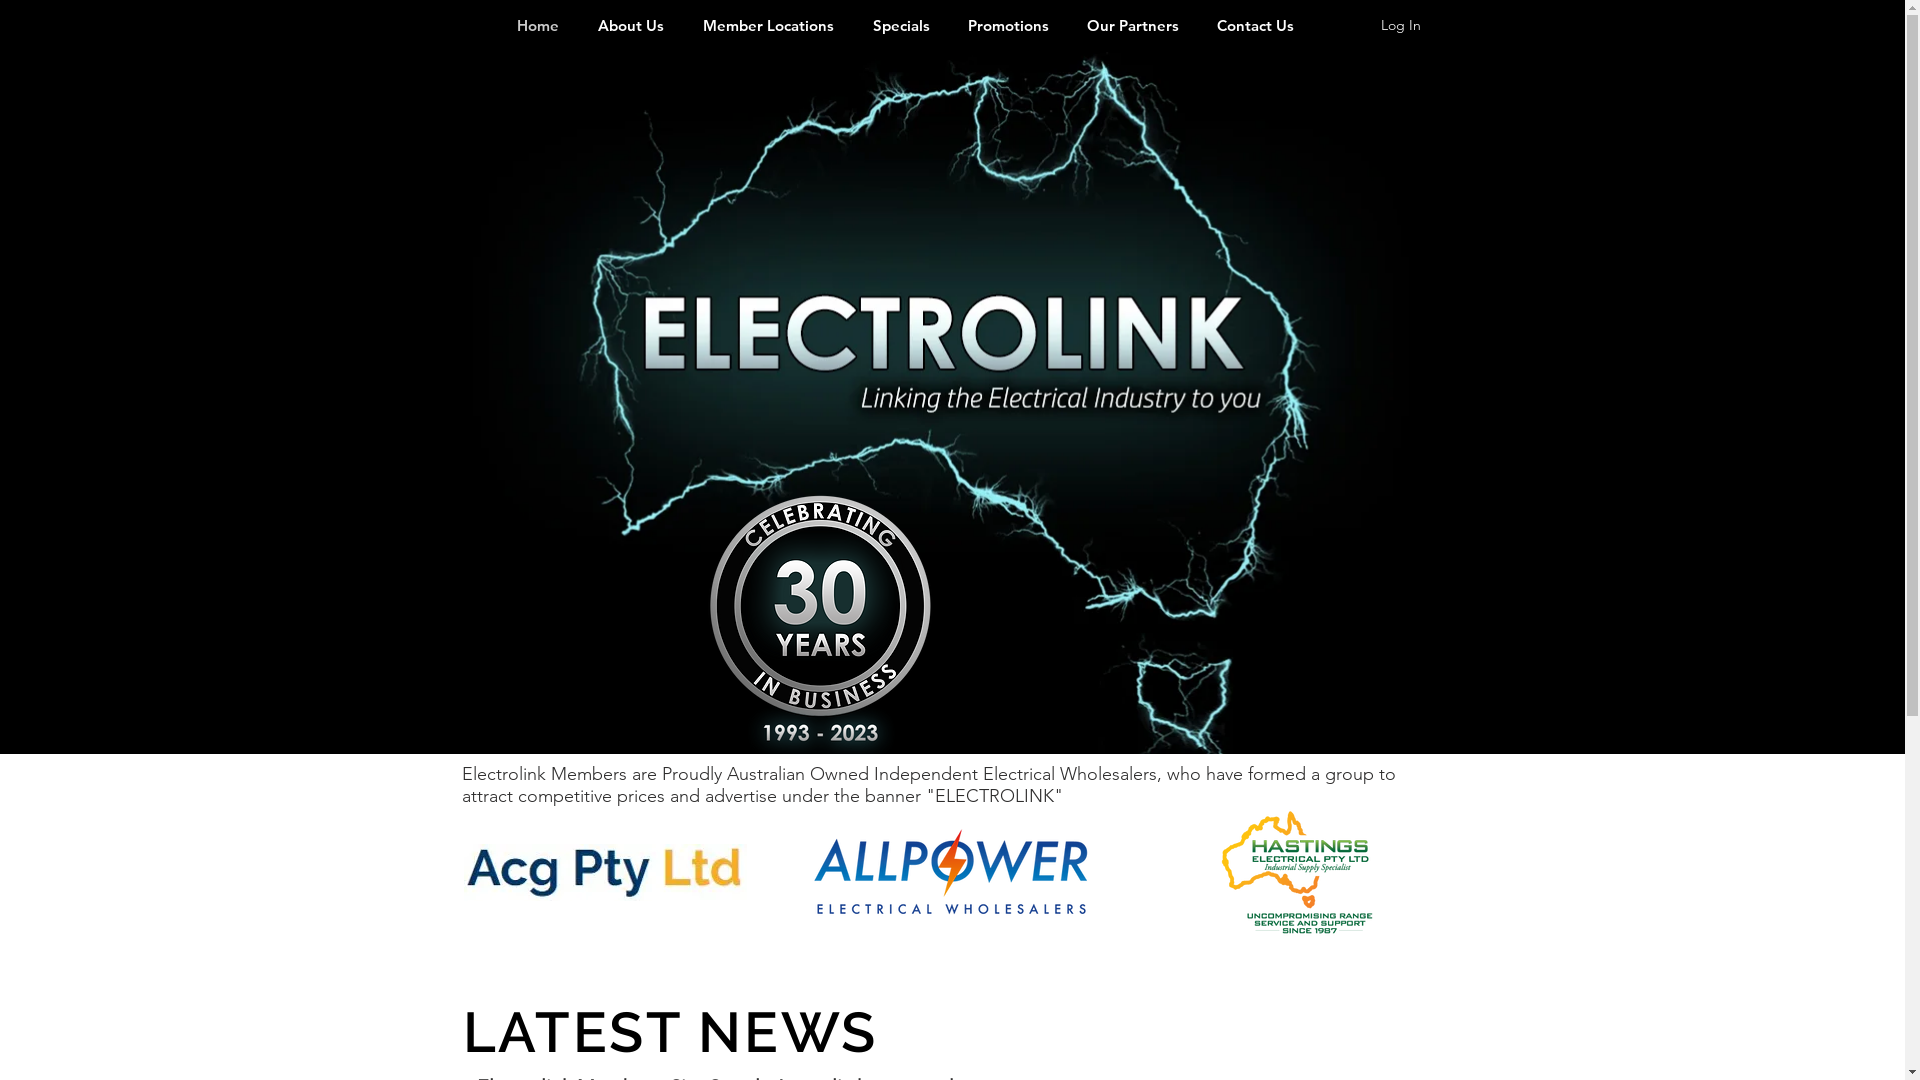 The height and width of the screenshot is (1080, 1920). I want to click on 'Our Partners', so click(1132, 25).